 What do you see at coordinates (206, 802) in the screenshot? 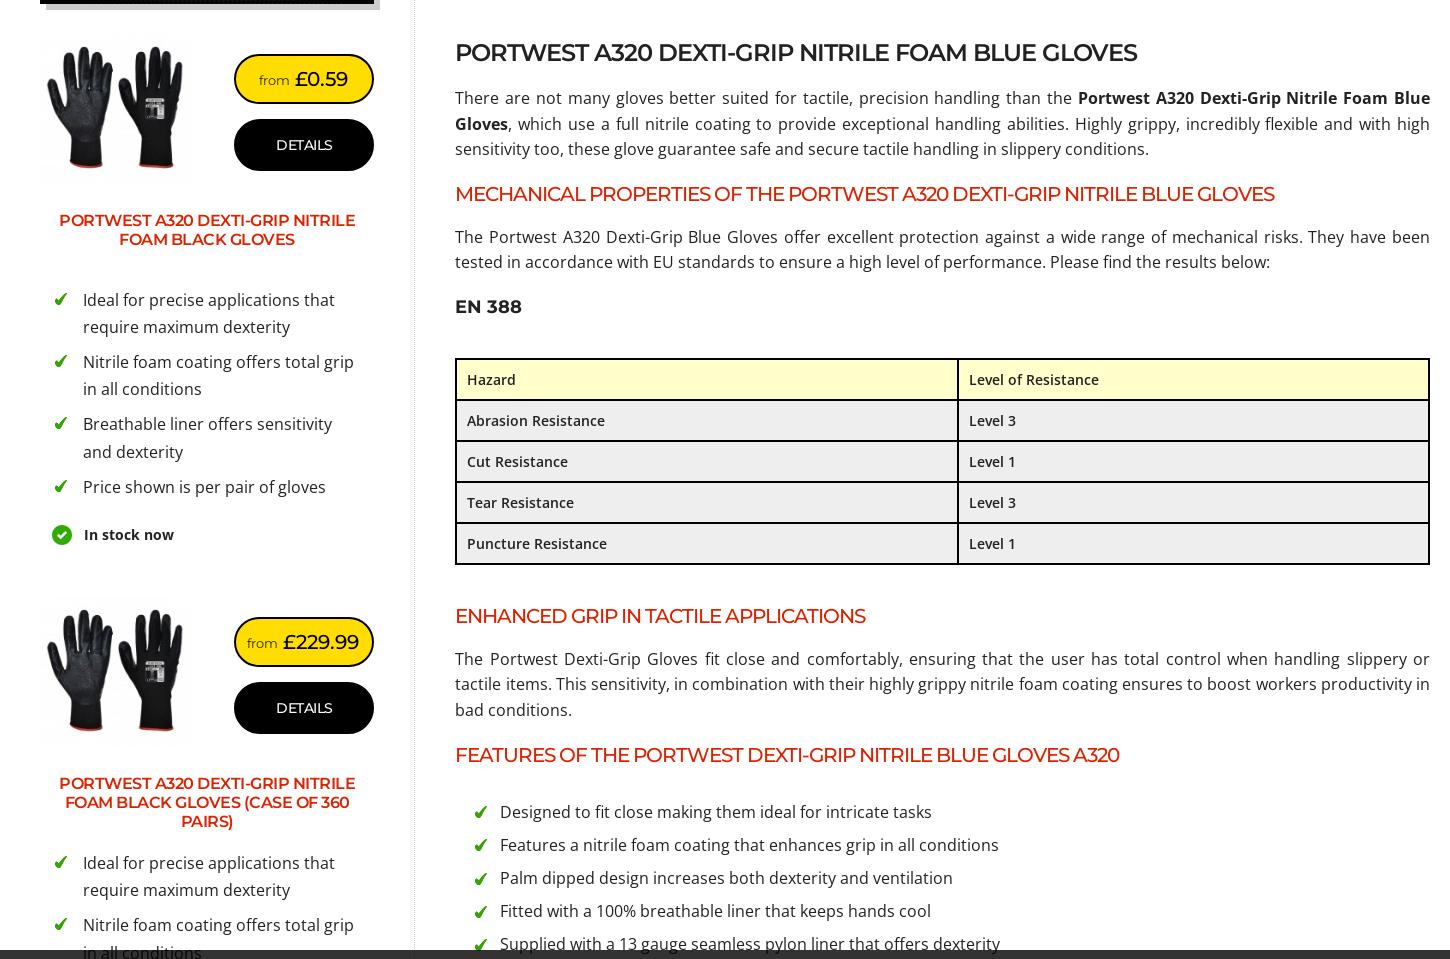
I see `'Portwest A320 Dexti-Grip Nitrile Foam Black Gloves (Case of 360 Pairs)'` at bounding box center [206, 802].